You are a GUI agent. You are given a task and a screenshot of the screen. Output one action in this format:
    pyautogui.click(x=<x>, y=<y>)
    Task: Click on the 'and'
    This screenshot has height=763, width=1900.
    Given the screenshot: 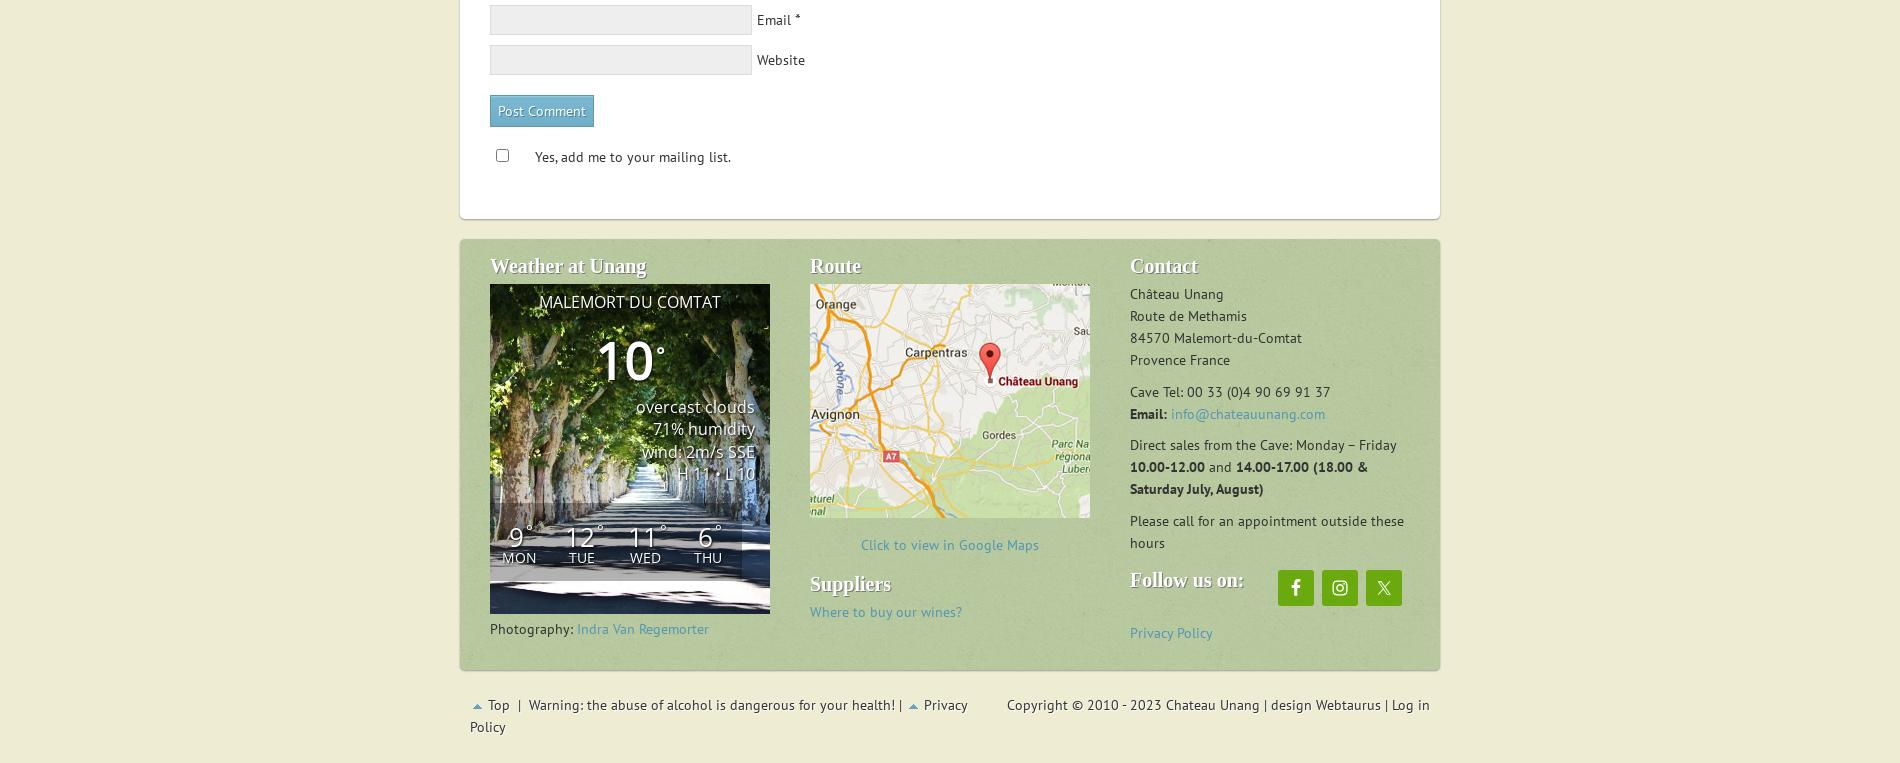 What is the action you would take?
    pyautogui.click(x=1203, y=466)
    